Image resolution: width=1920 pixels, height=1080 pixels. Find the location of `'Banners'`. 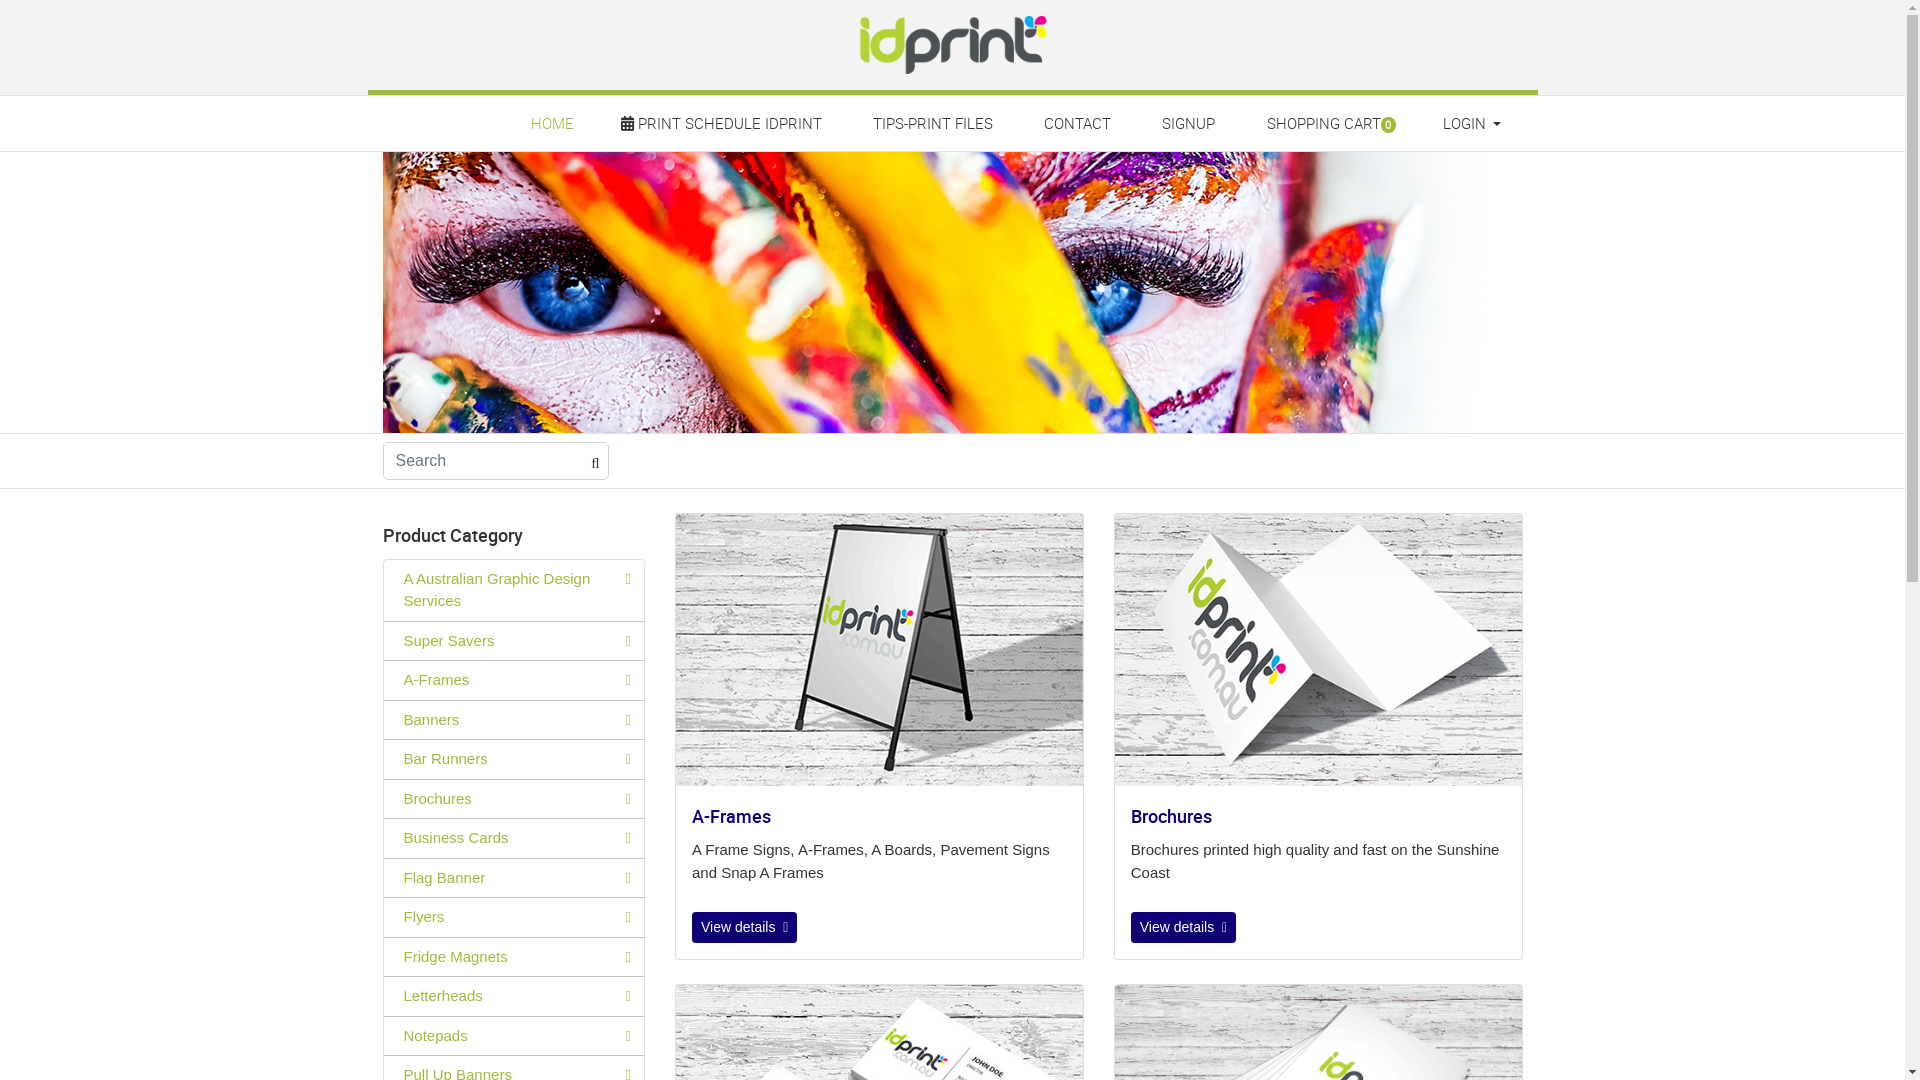

'Banners' is located at coordinates (514, 720).